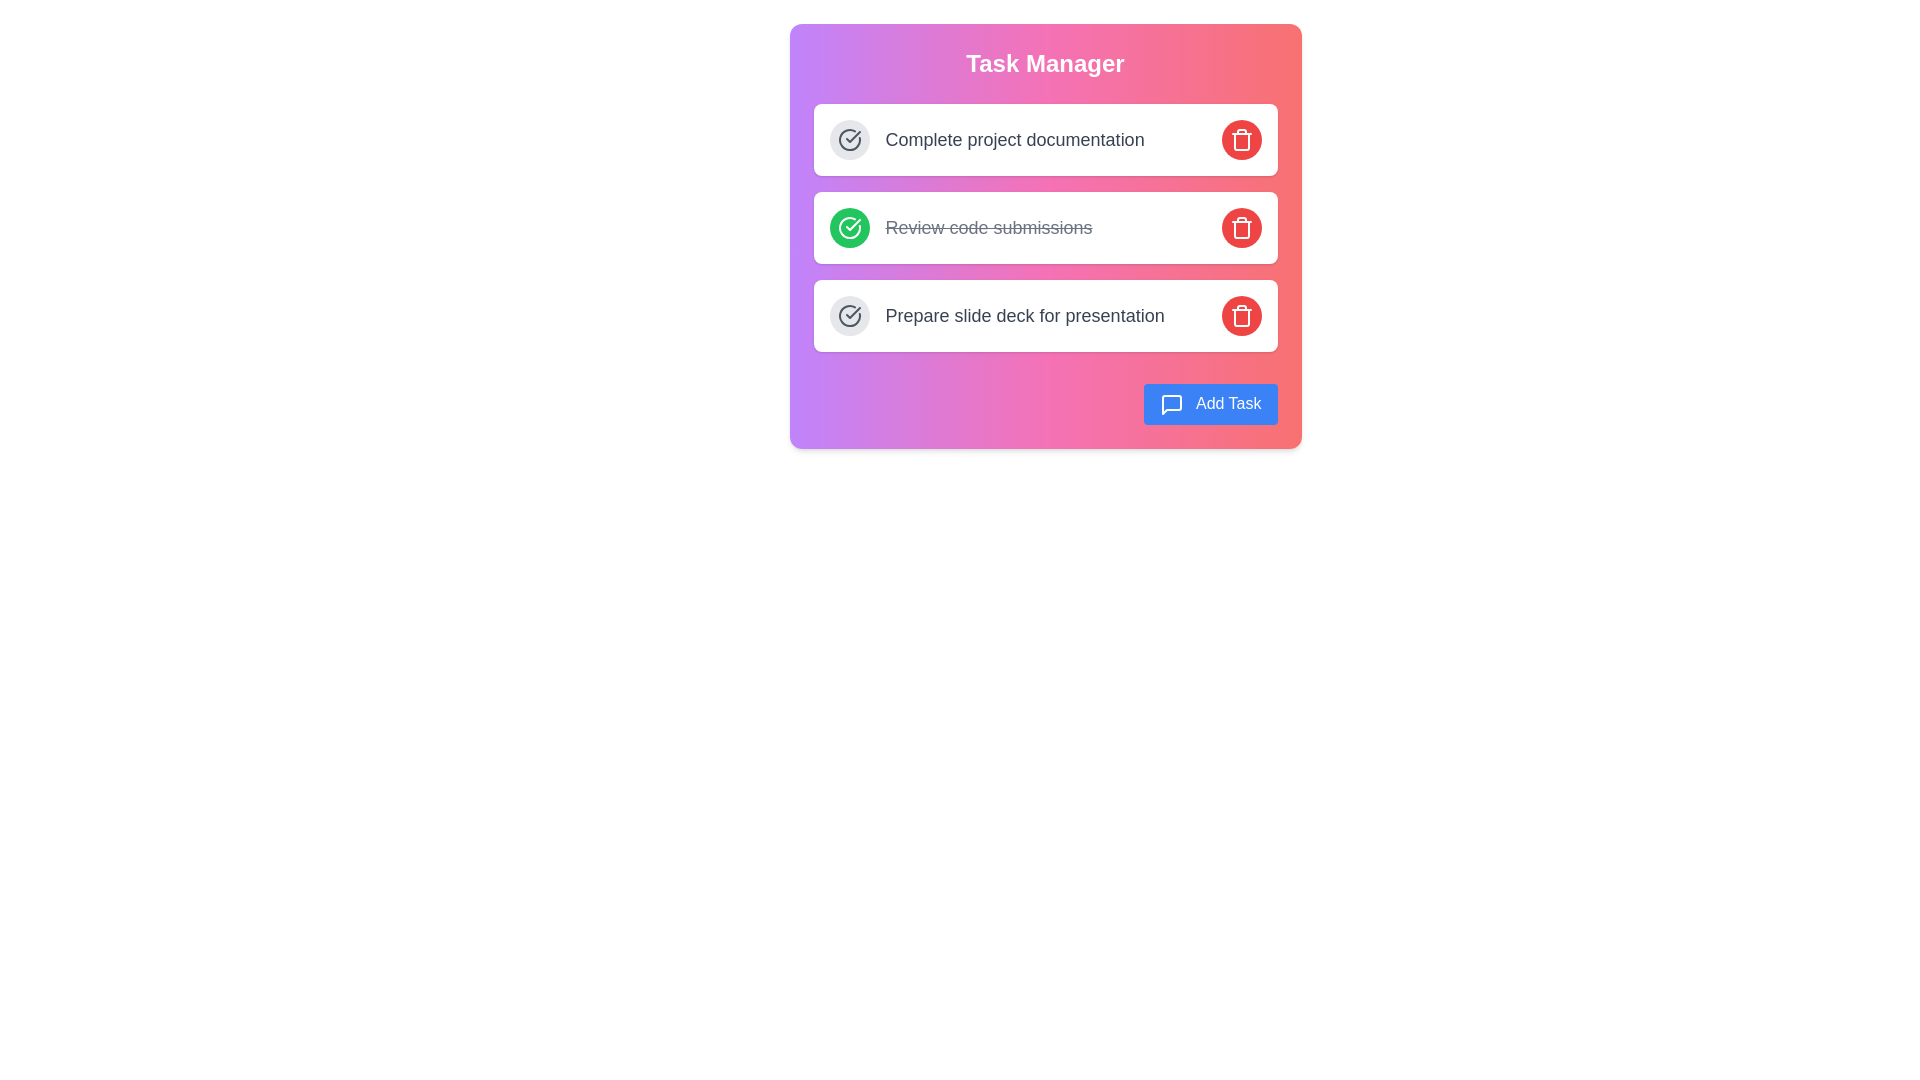 Image resolution: width=1920 pixels, height=1080 pixels. What do you see at coordinates (960, 226) in the screenshot?
I see `the strikethrough text 'Review code submissions' with a green circular icon and white checkmark, which is the middle item in a task manager interface` at bounding box center [960, 226].